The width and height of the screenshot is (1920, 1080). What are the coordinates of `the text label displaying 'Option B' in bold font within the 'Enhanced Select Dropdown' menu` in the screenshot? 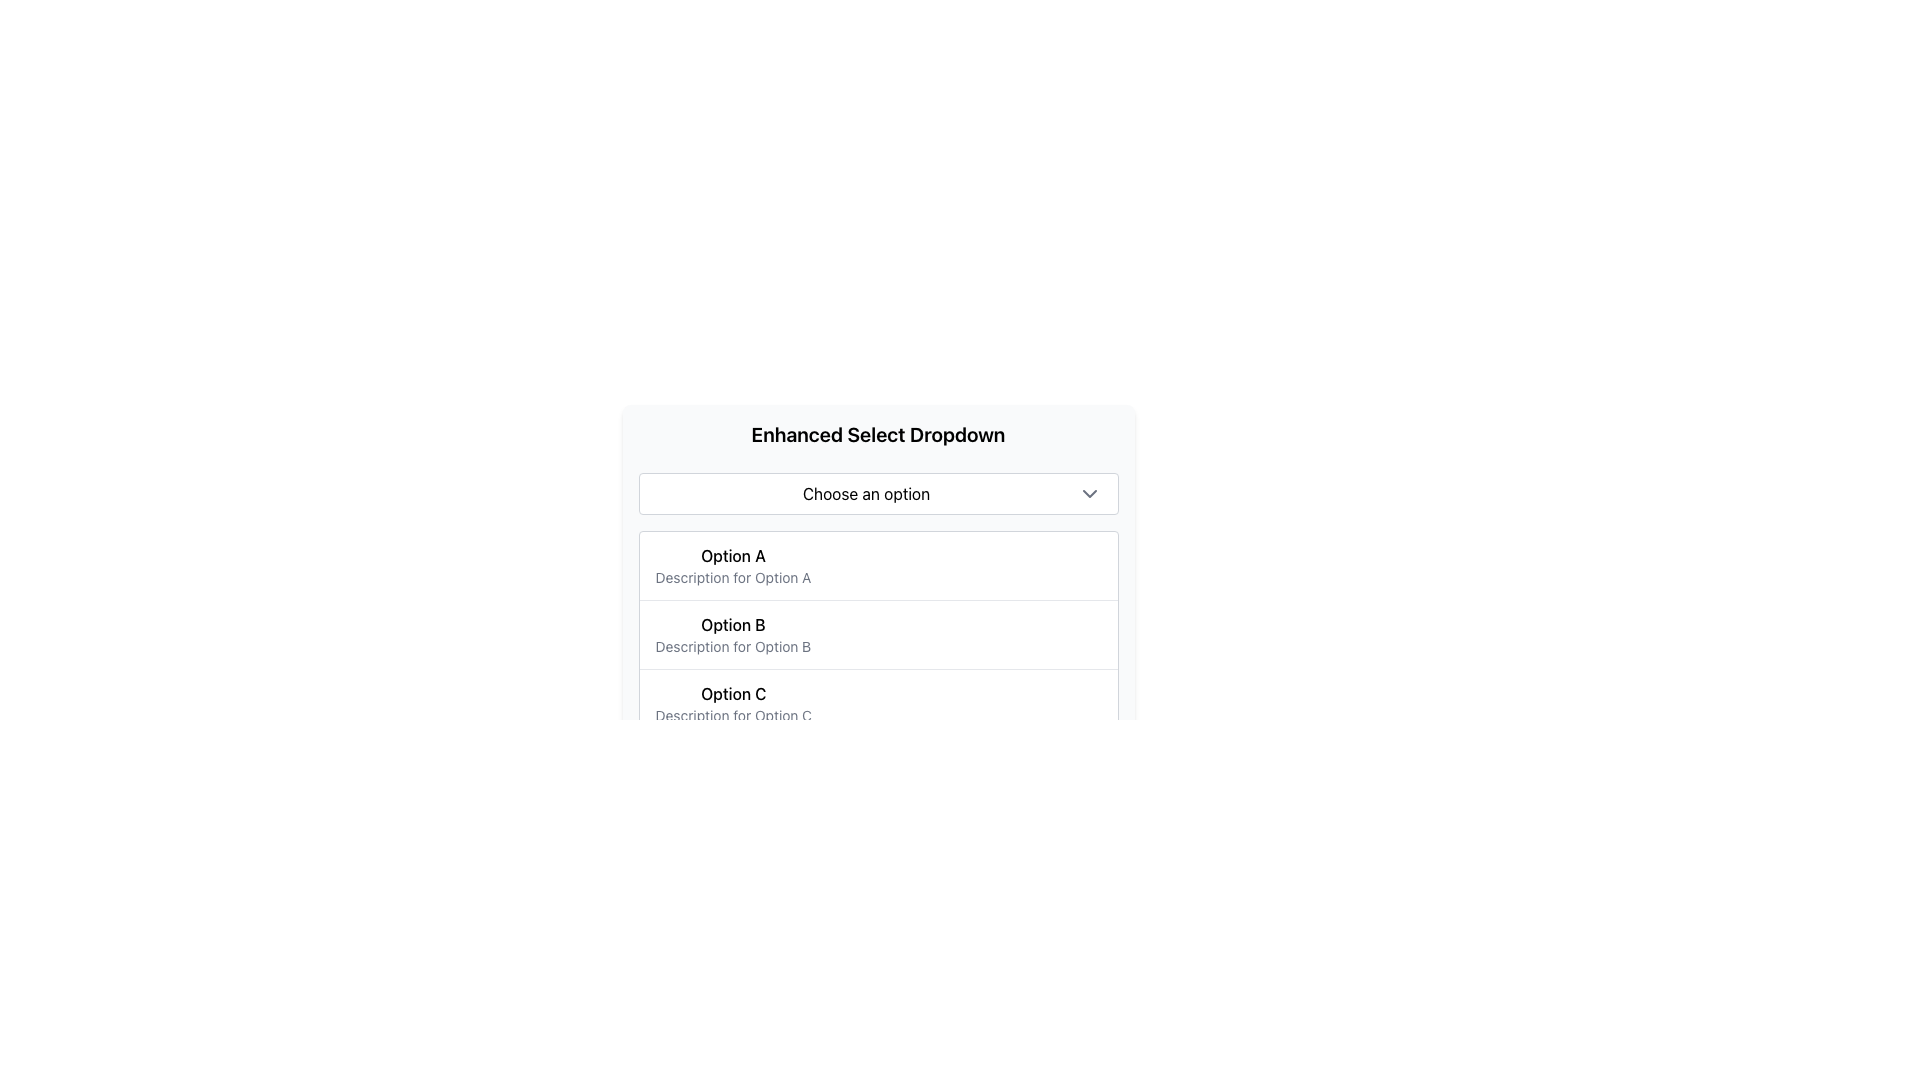 It's located at (732, 623).